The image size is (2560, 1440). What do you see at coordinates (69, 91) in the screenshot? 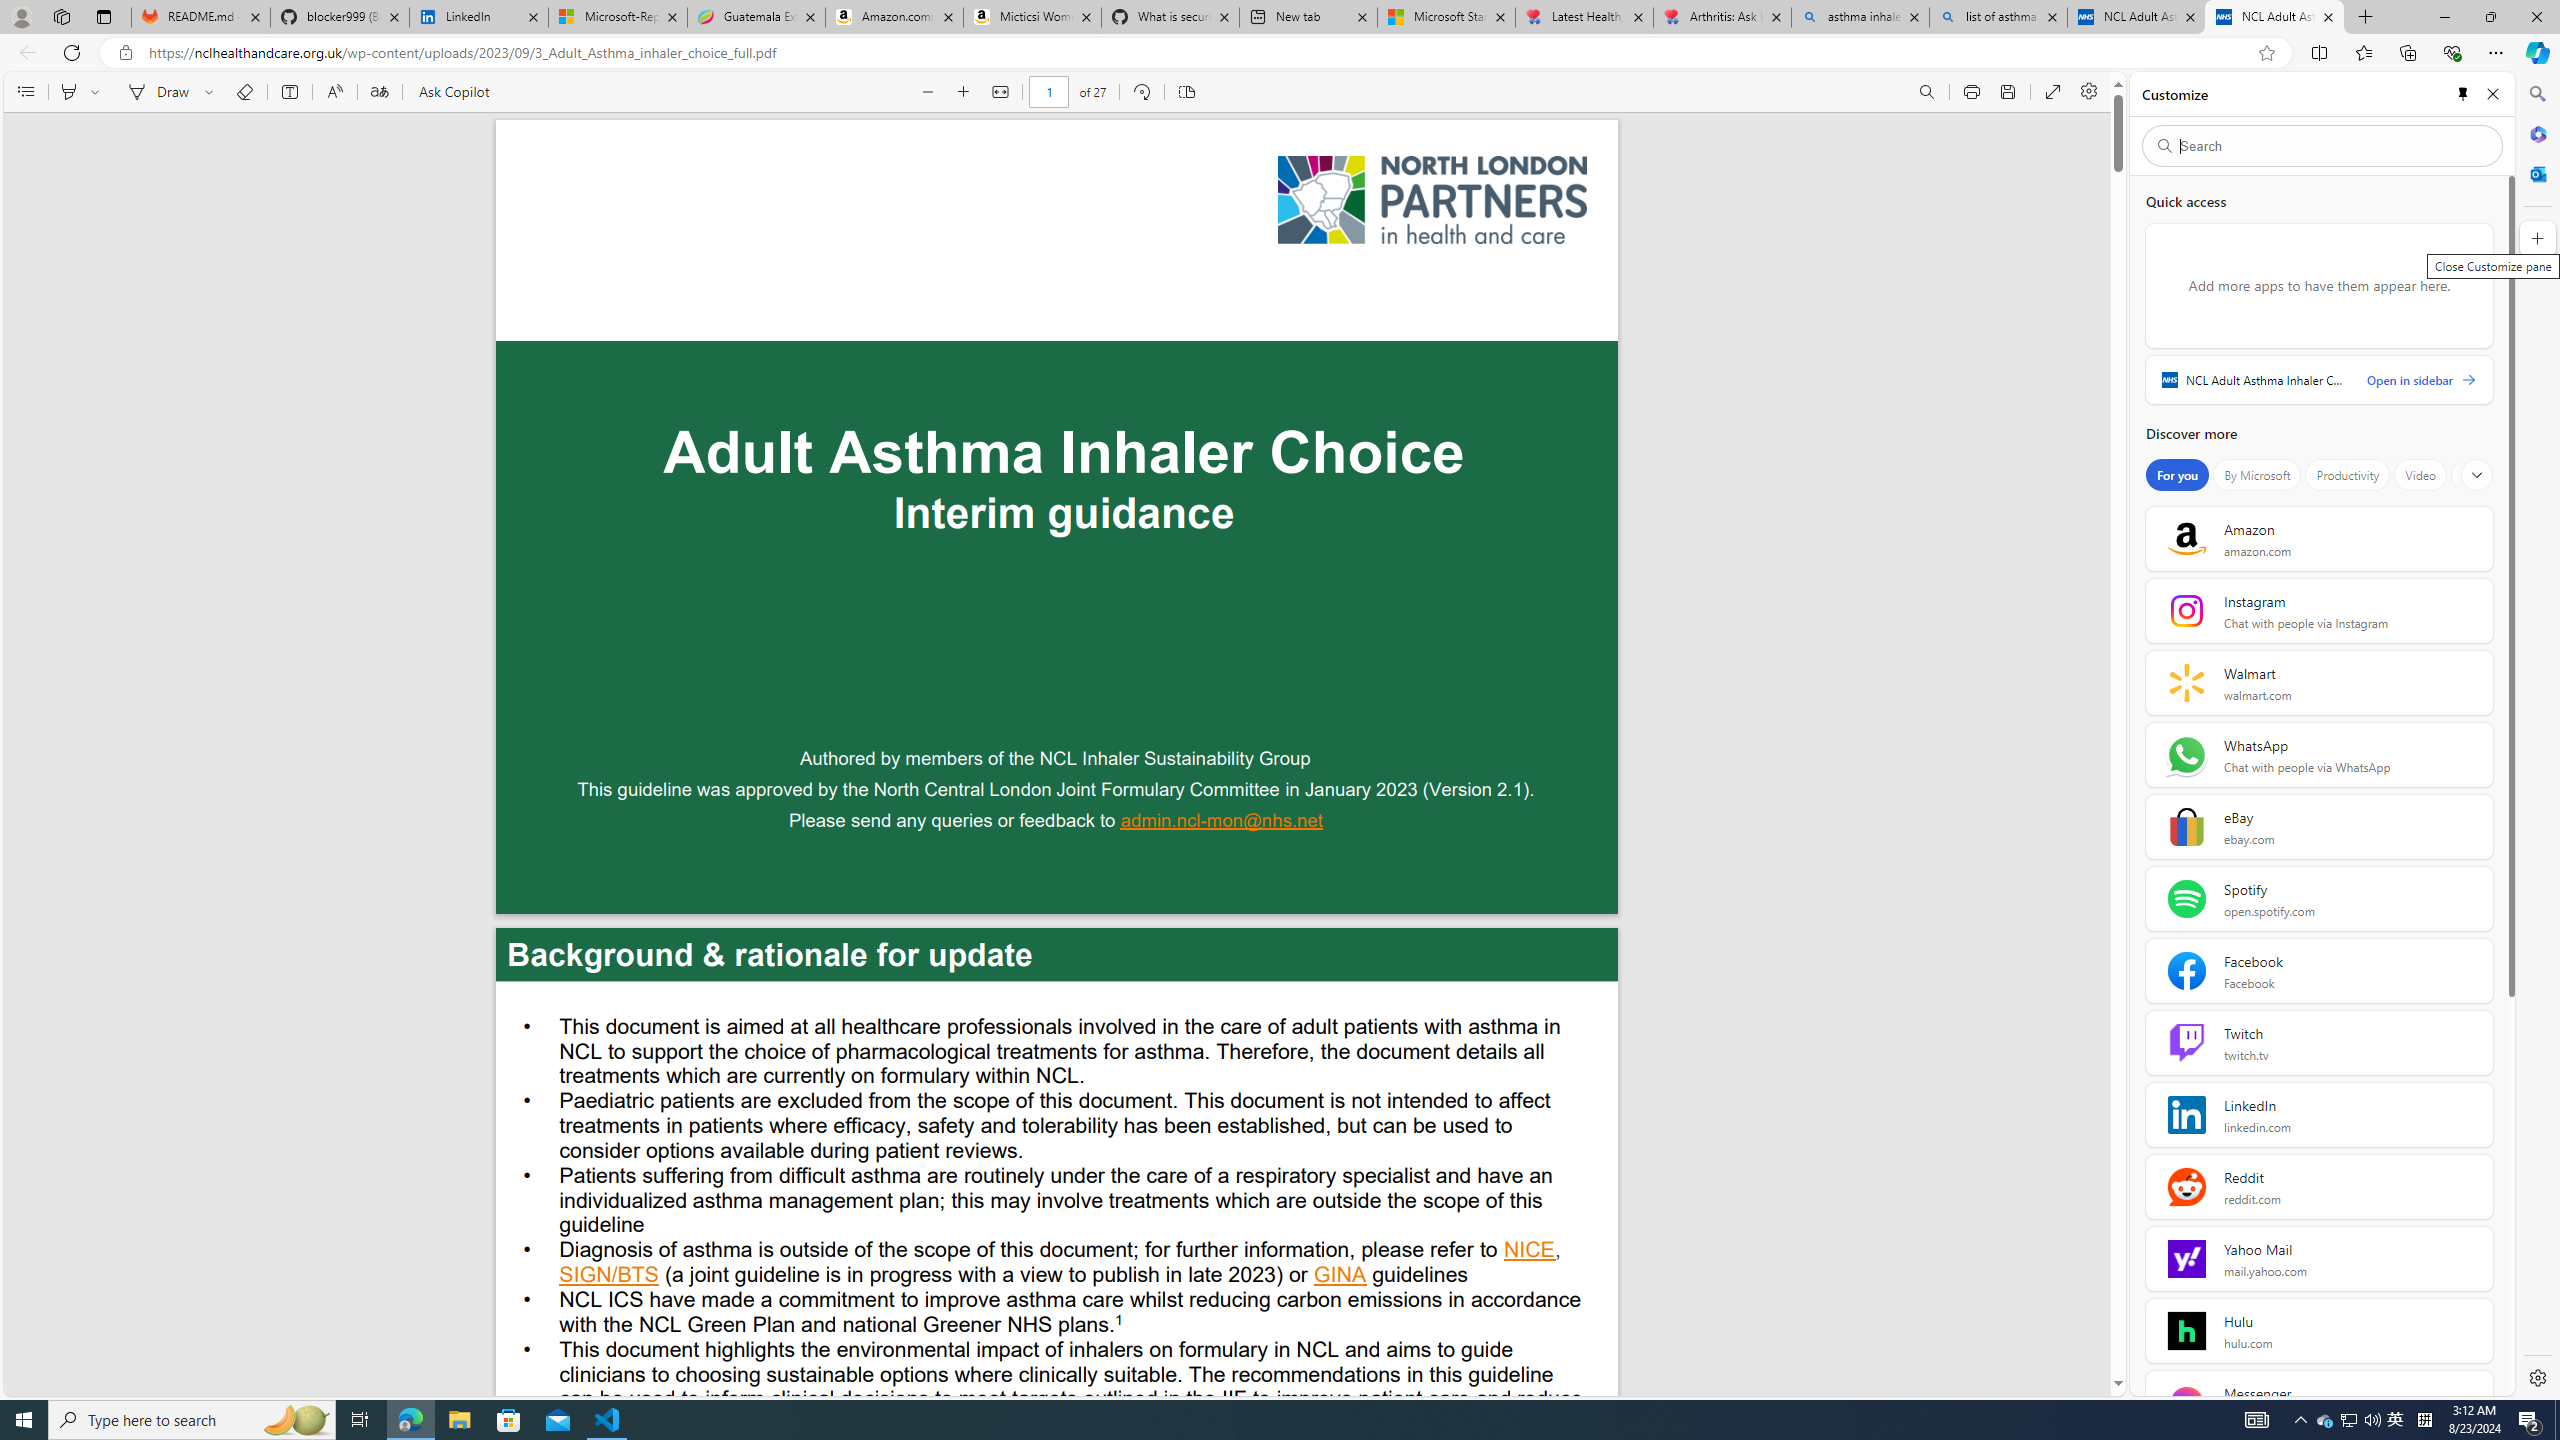
I see `'Highlight'` at bounding box center [69, 91].